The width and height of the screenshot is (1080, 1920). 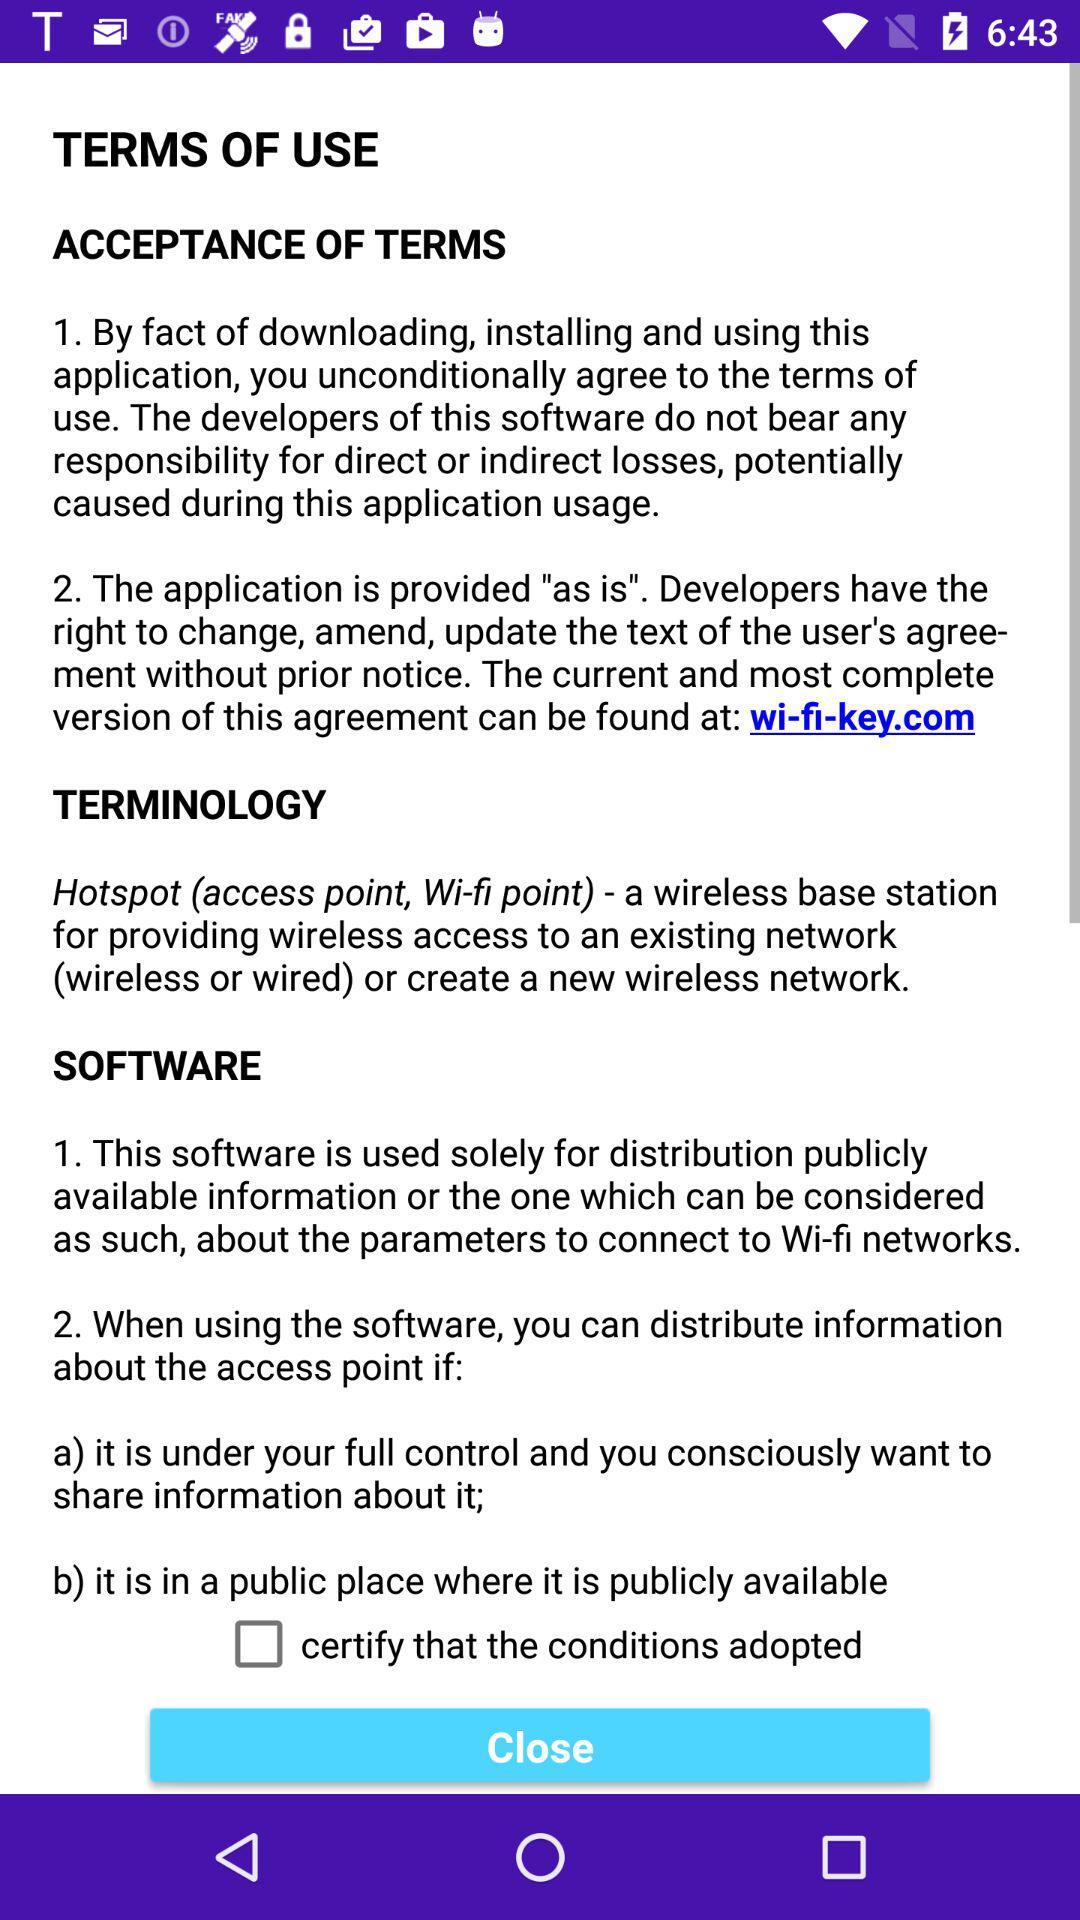 What do you see at coordinates (540, 1745) in the screenshot?
I see `the close icon` at bounding box center [540, 1745].